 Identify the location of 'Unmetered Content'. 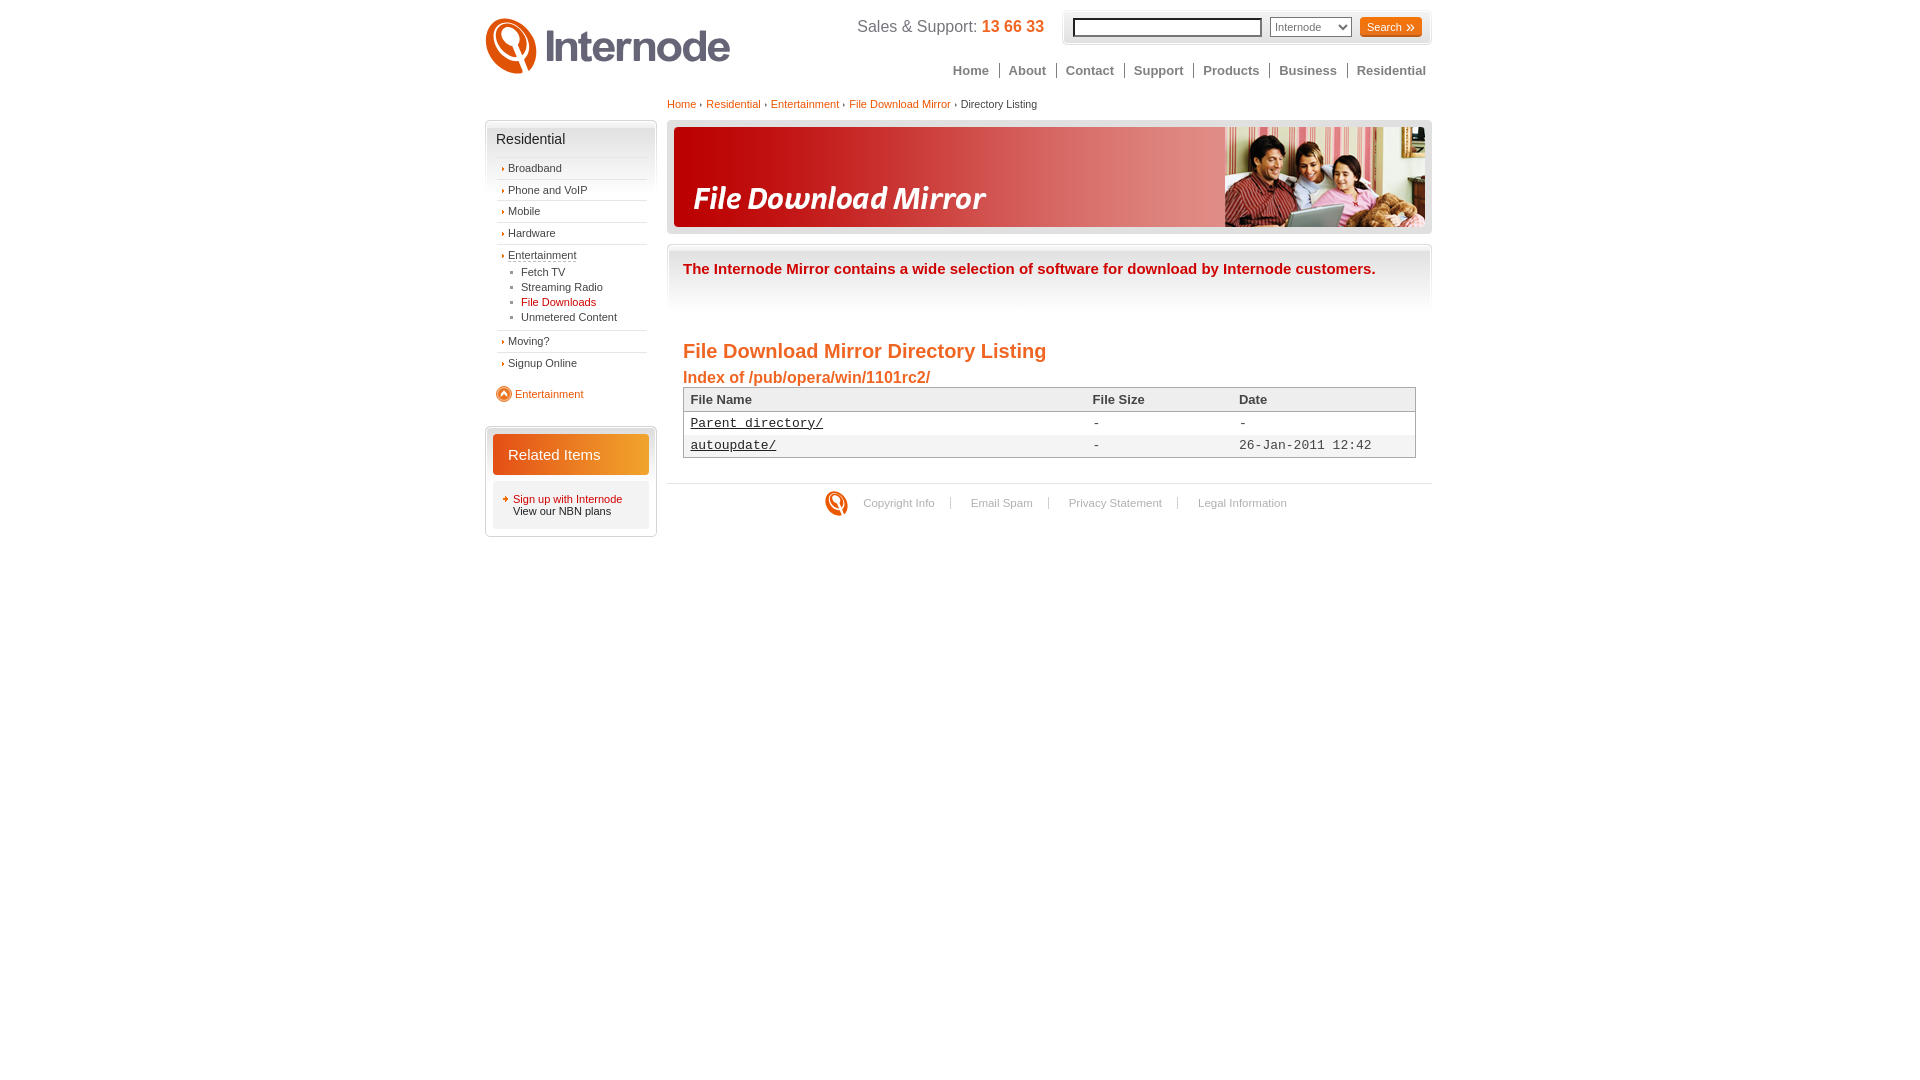
(568, 315).